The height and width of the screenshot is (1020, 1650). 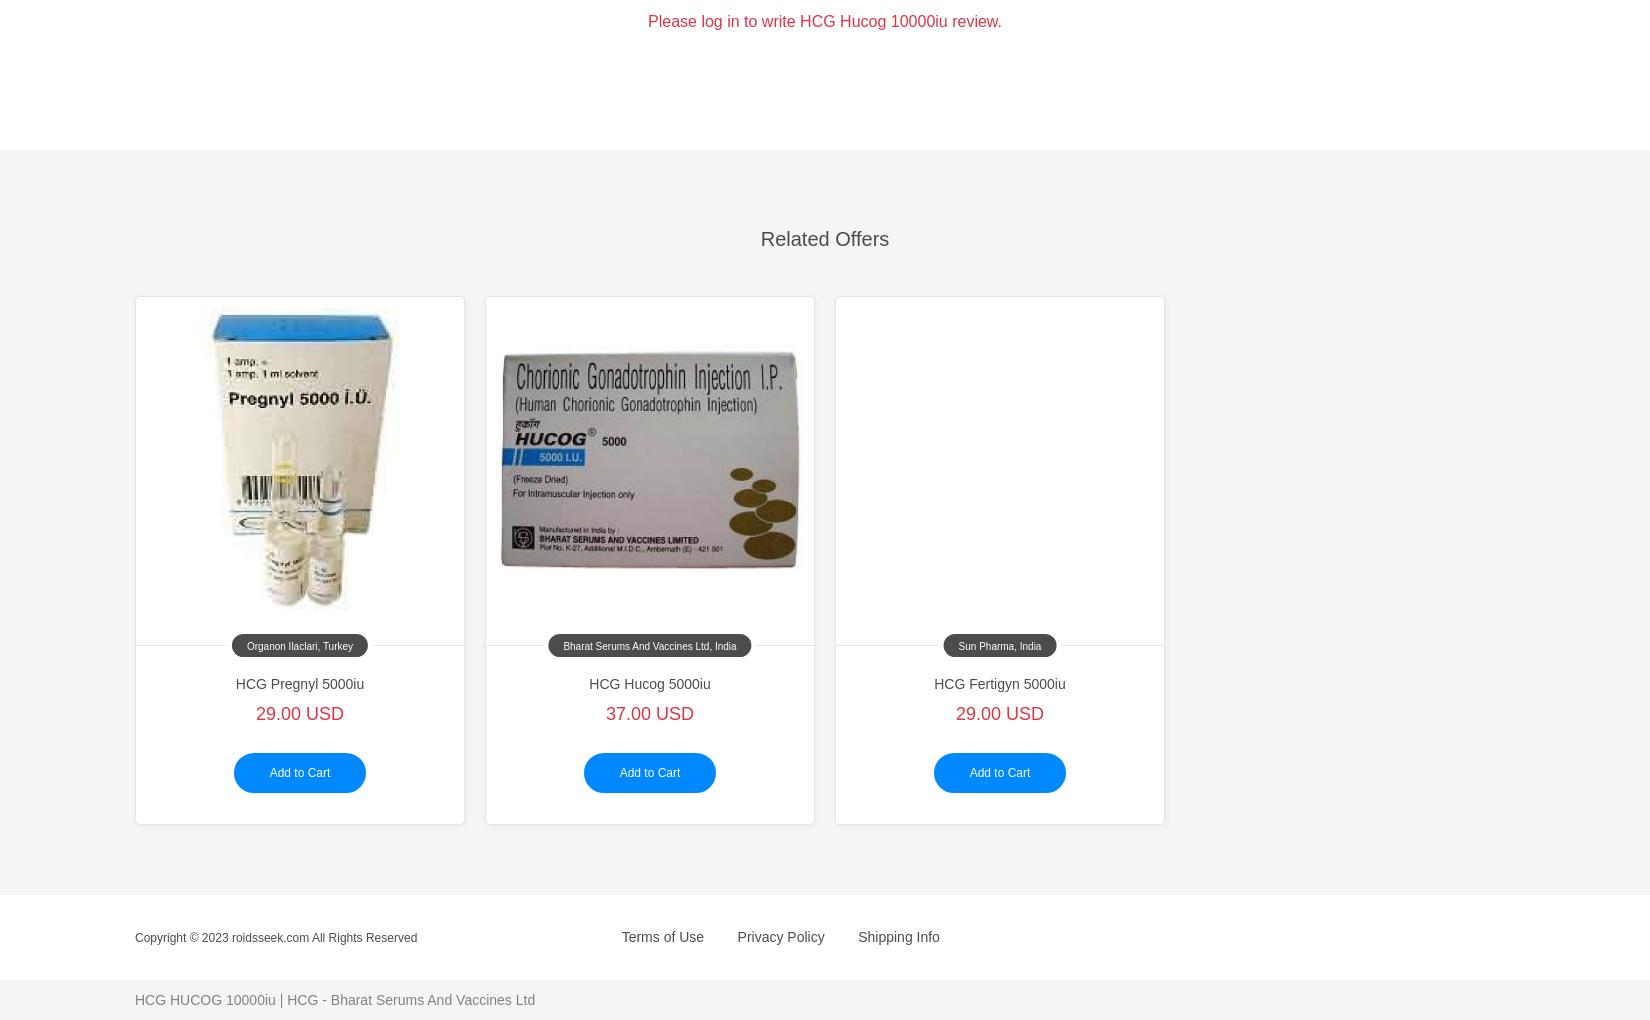 I want to click on 'HCG Fertigyn 5000iu', so click(x=999, y=683).